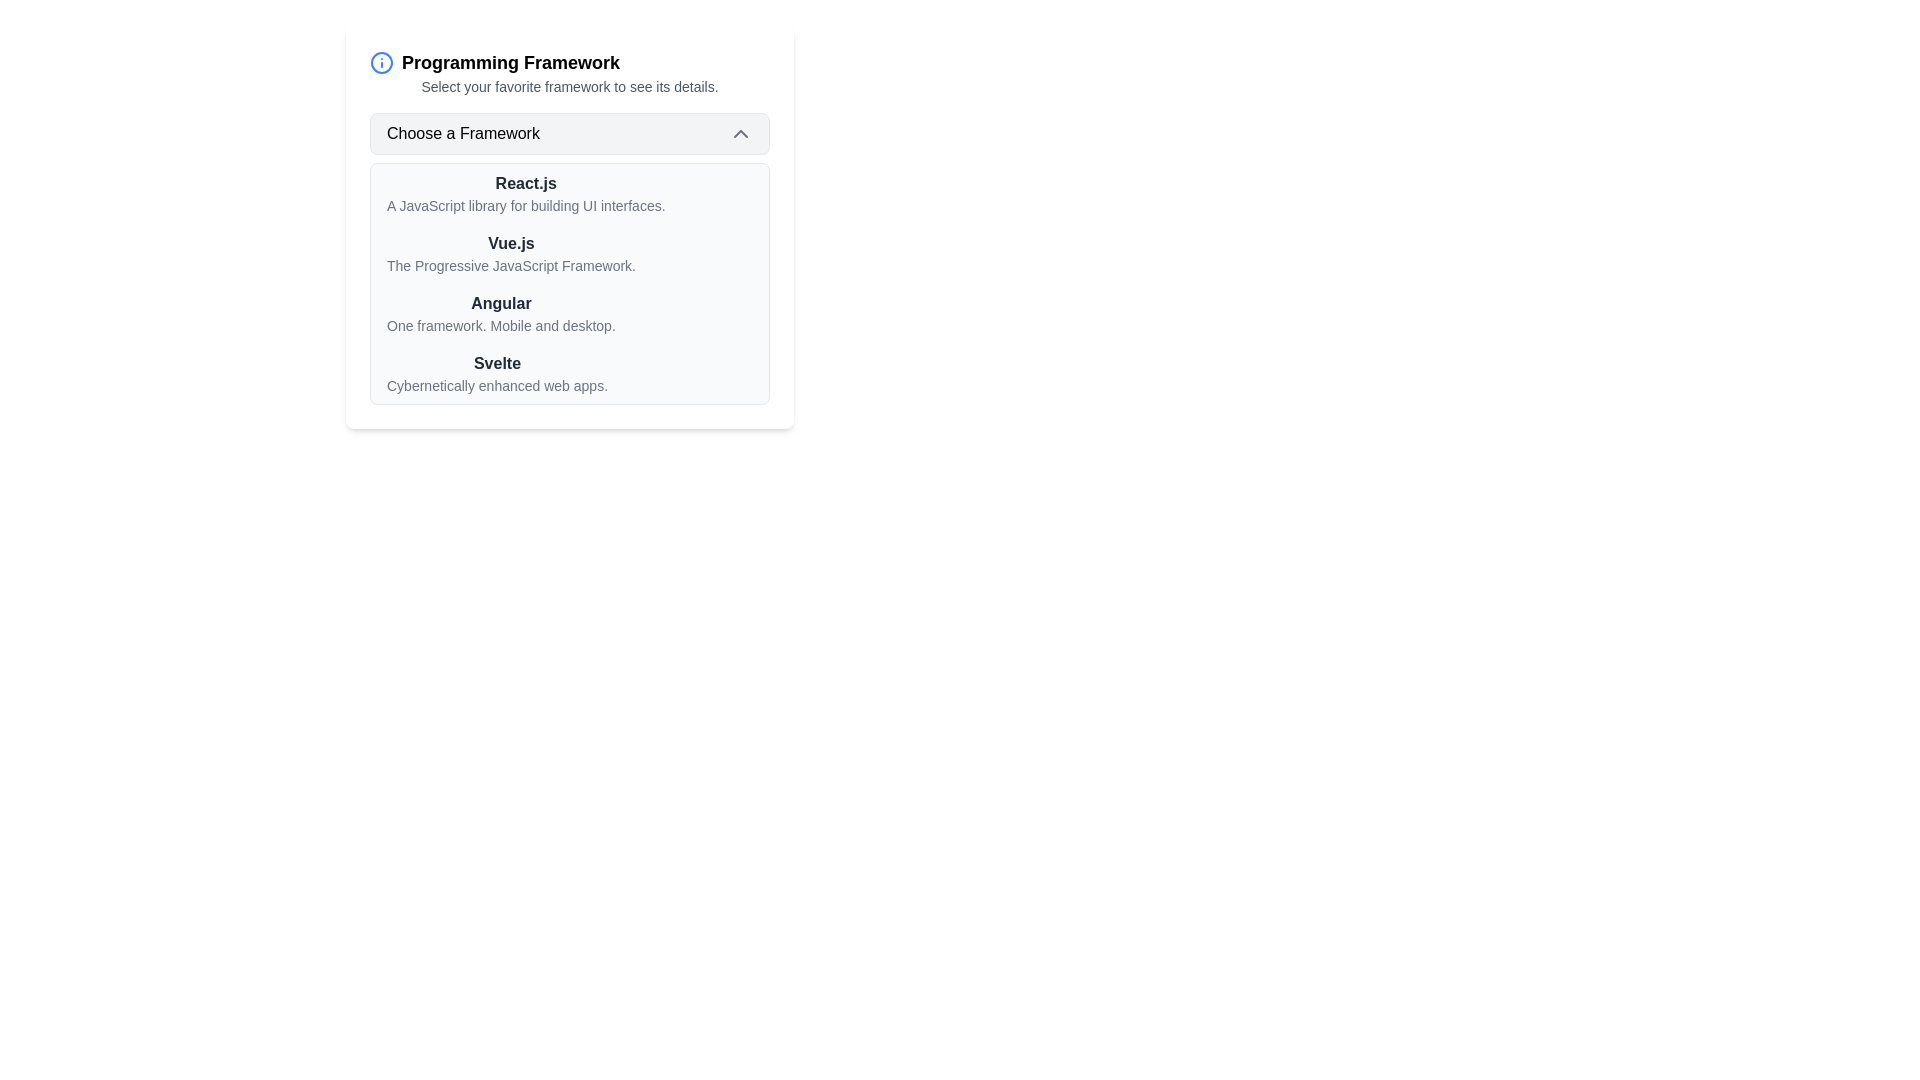 The height and width of the screenshot is (1080, 1920). What do you see at coordinates (511, 242) in the screenshot?
I see `the 'Vue.js' text label, which is the second item in the 'Choose a Framework' list` at bounding box center [511, 242].